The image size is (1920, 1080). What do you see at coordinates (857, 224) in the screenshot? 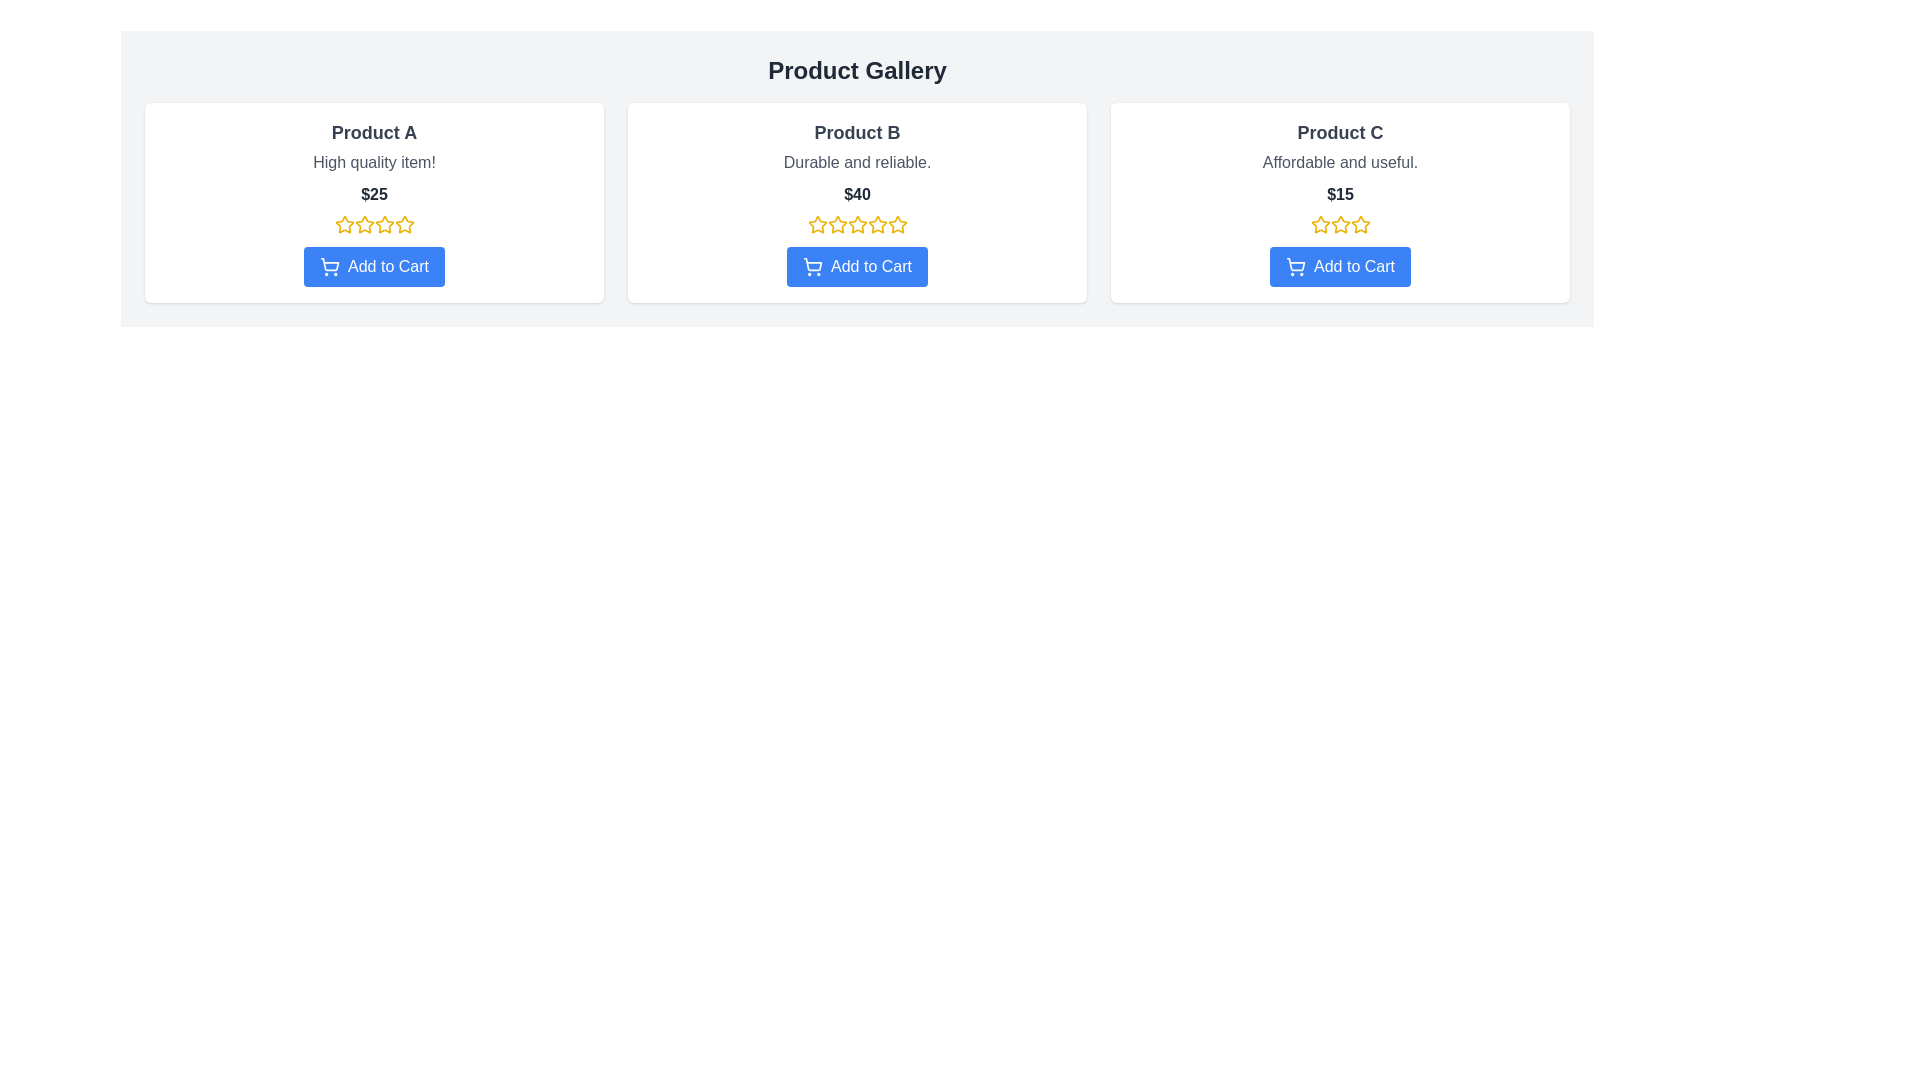
I see `the fourth star icon representing the rating system located under the 'Product Gallery' section for 'Product B'` at bounding box center [857, 224].